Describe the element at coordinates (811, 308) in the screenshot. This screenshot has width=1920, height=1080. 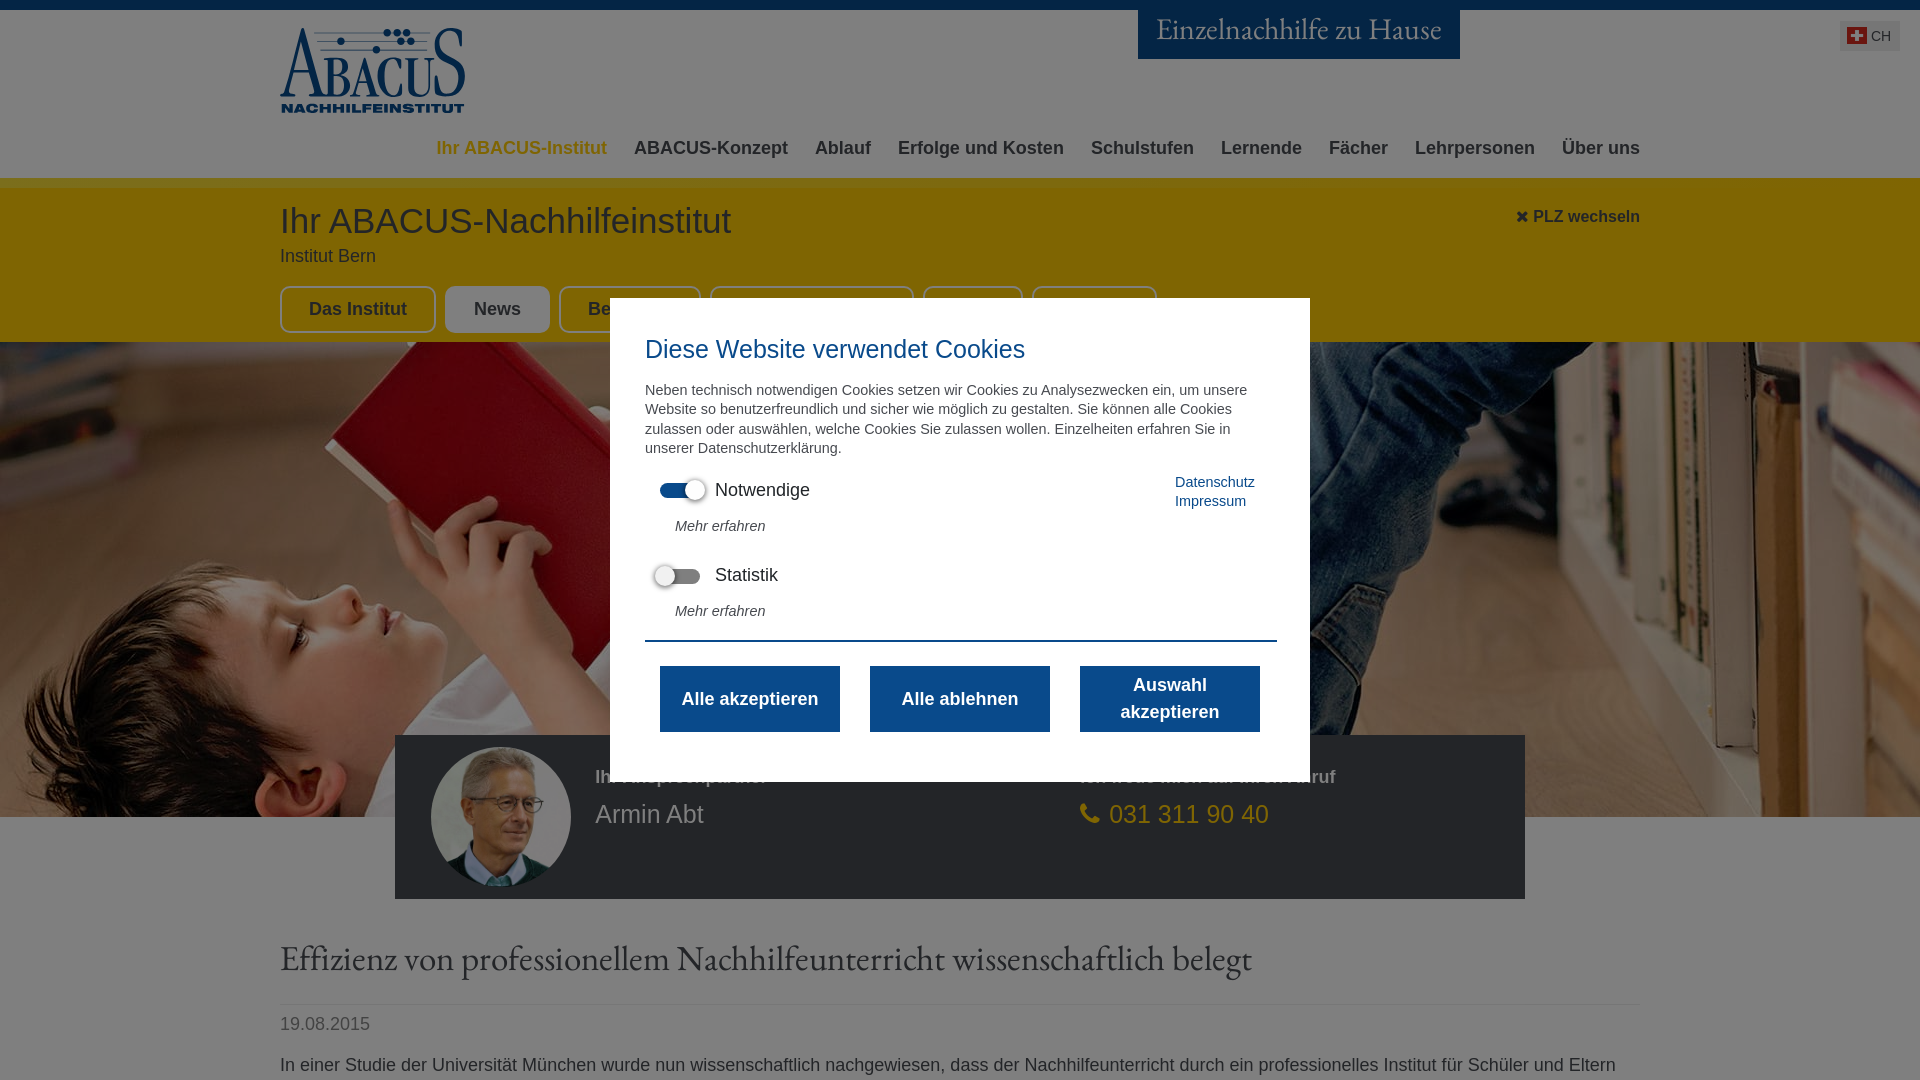
I see `'Nachhilfe vor Ort'` at that location.